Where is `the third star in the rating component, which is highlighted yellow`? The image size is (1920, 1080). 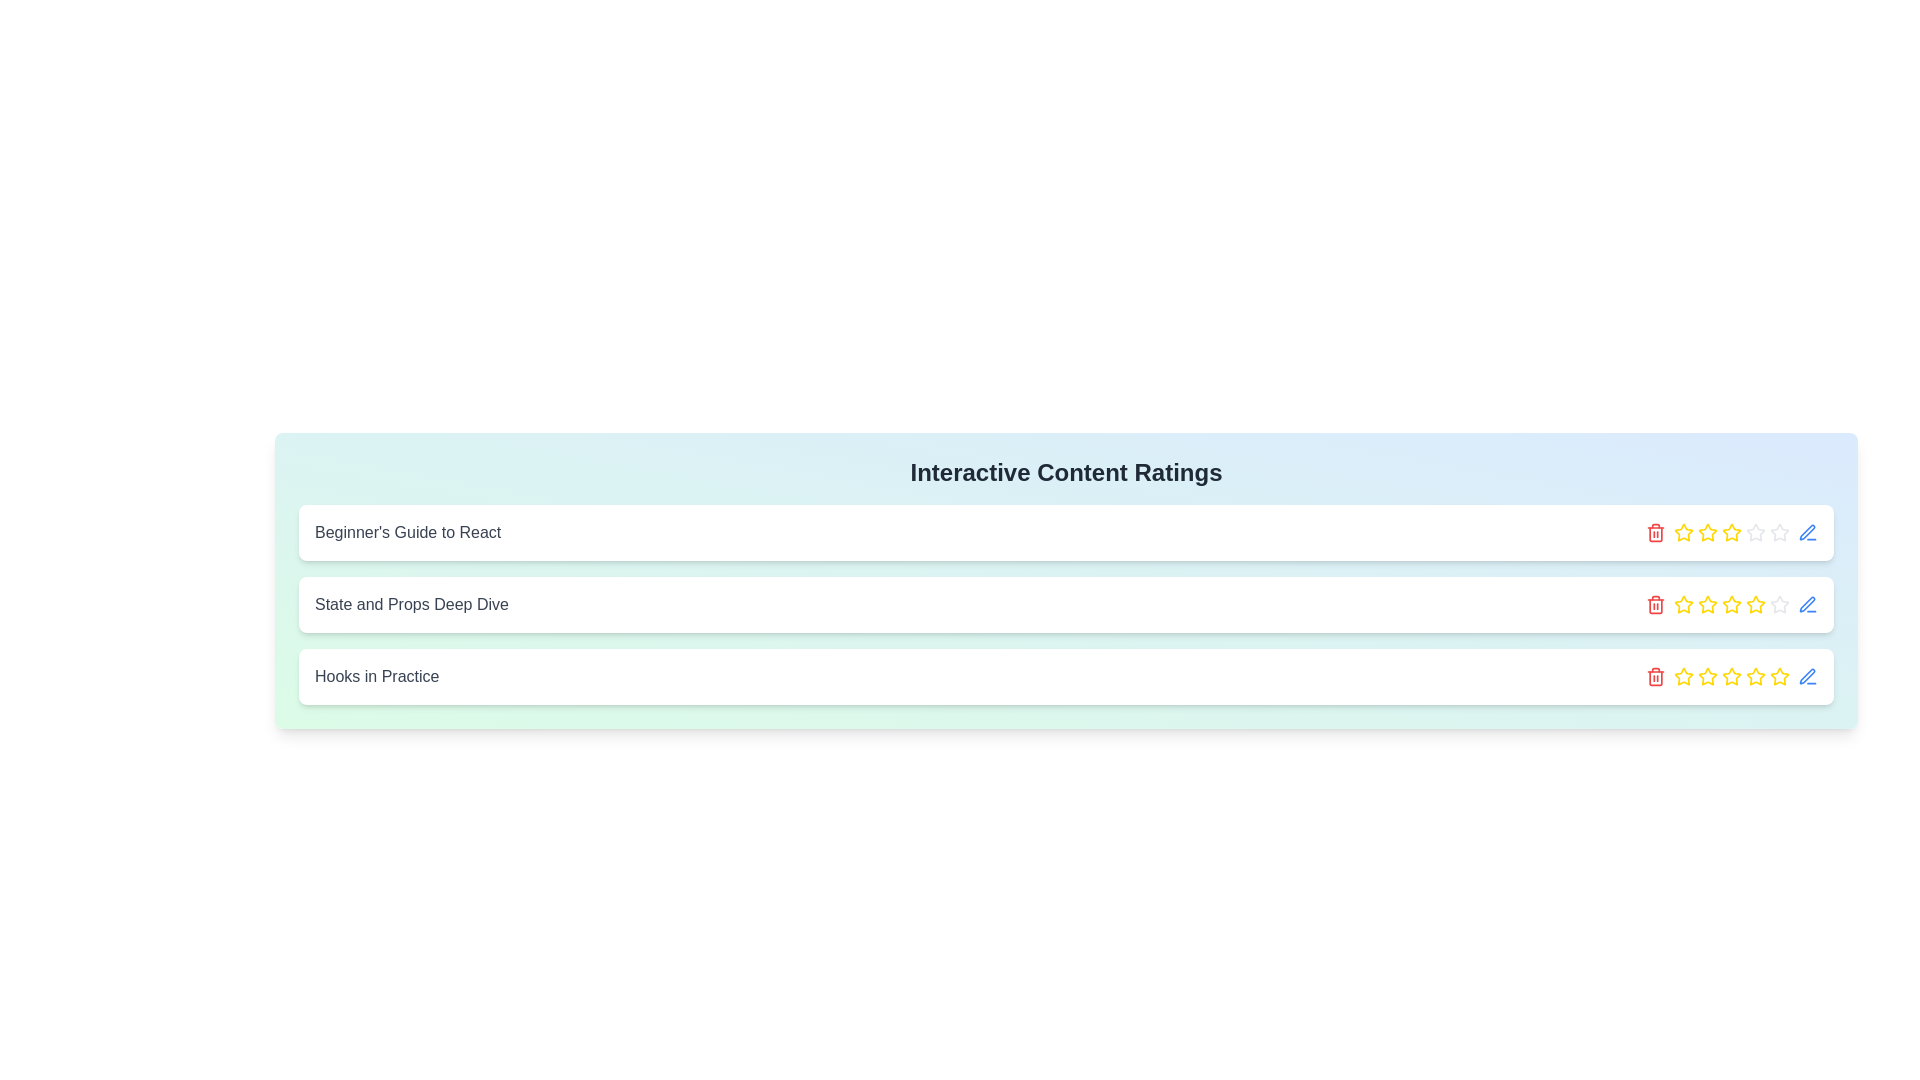
the third star in the rating component, which is highlighted yellow is located at coordinates (1731, 531).